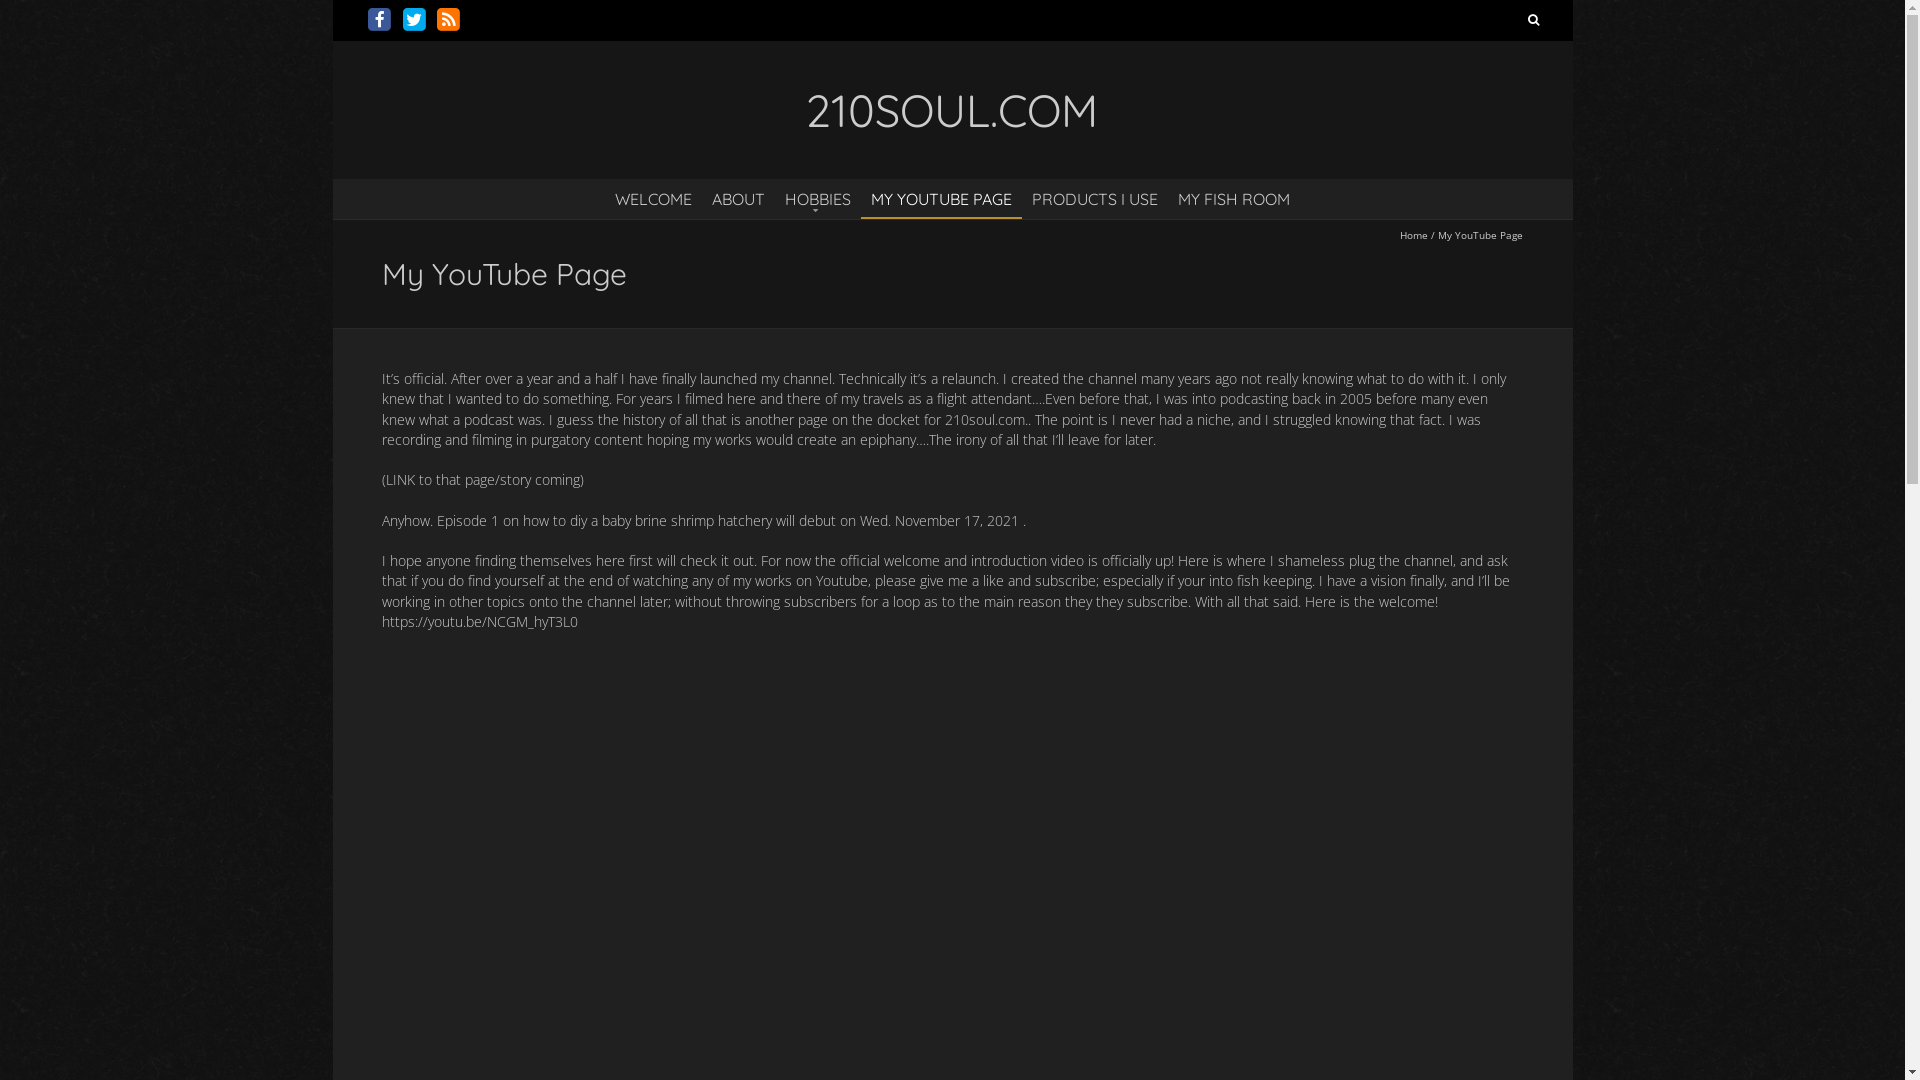  What do you see at coordinates (1022, 197) in the screenshot?
I see `'PRODUCTS I USE'` at bounding box center [1022, 197].